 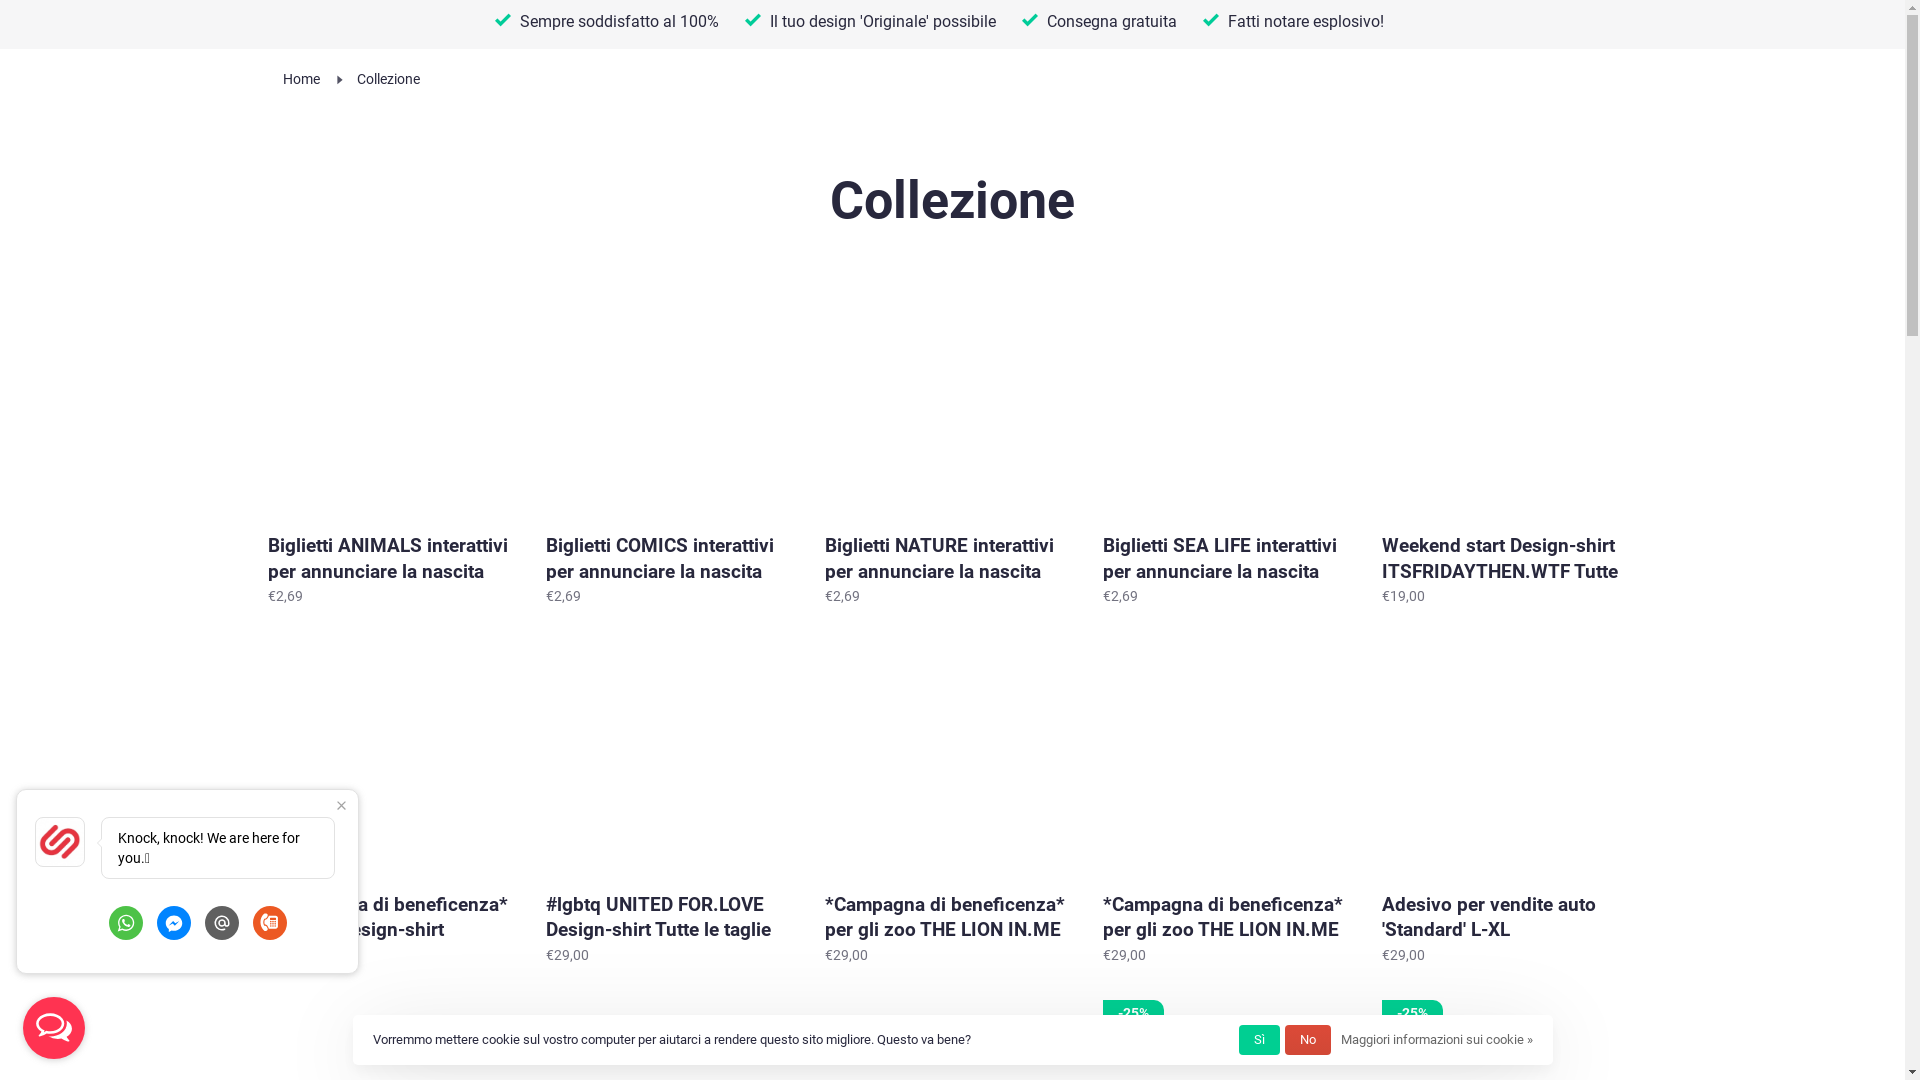 What do you see at coordinates (670, 915) in the screenshot?
I see `'#lgbtq UNITED FOR.LOVE Design-shirt Tutte le taglie'` at bounding box center [670, 915].